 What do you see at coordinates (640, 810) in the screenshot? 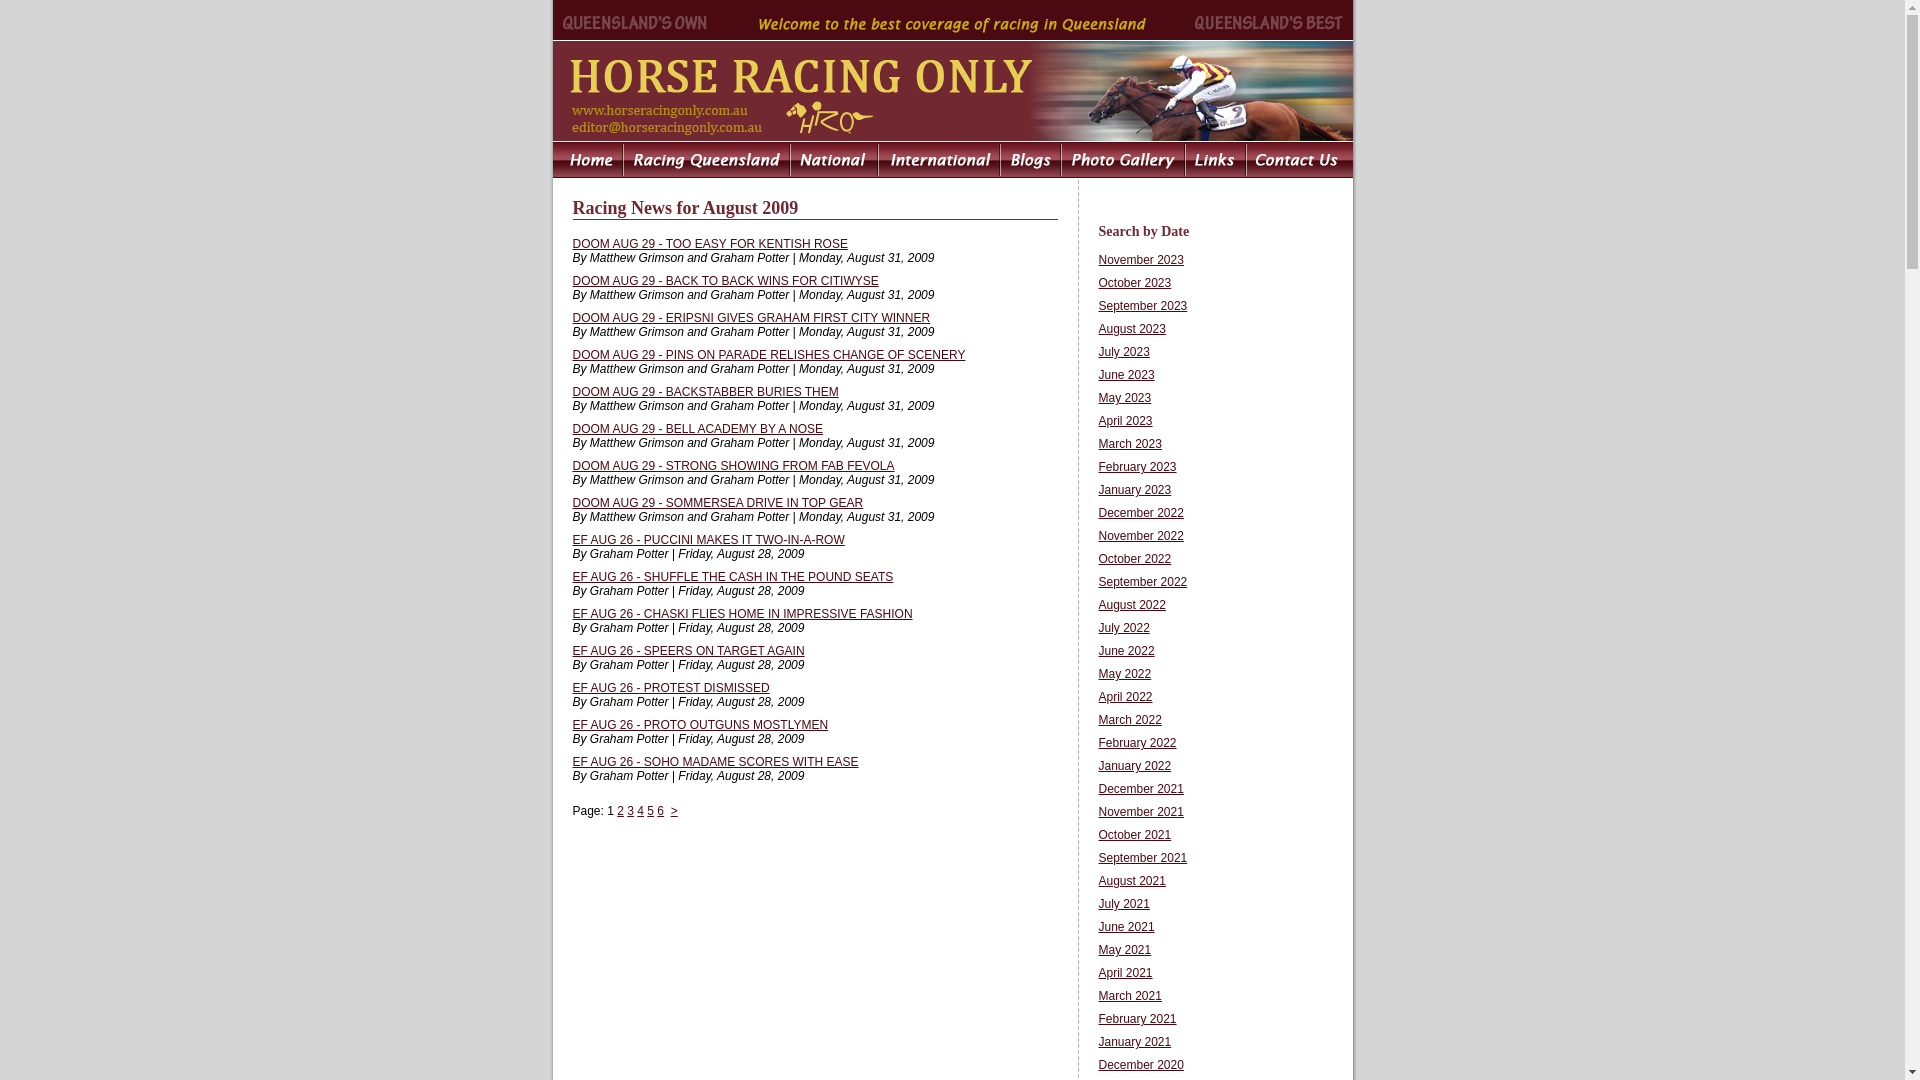
I see `'4'` at bounding box center [640, 810].